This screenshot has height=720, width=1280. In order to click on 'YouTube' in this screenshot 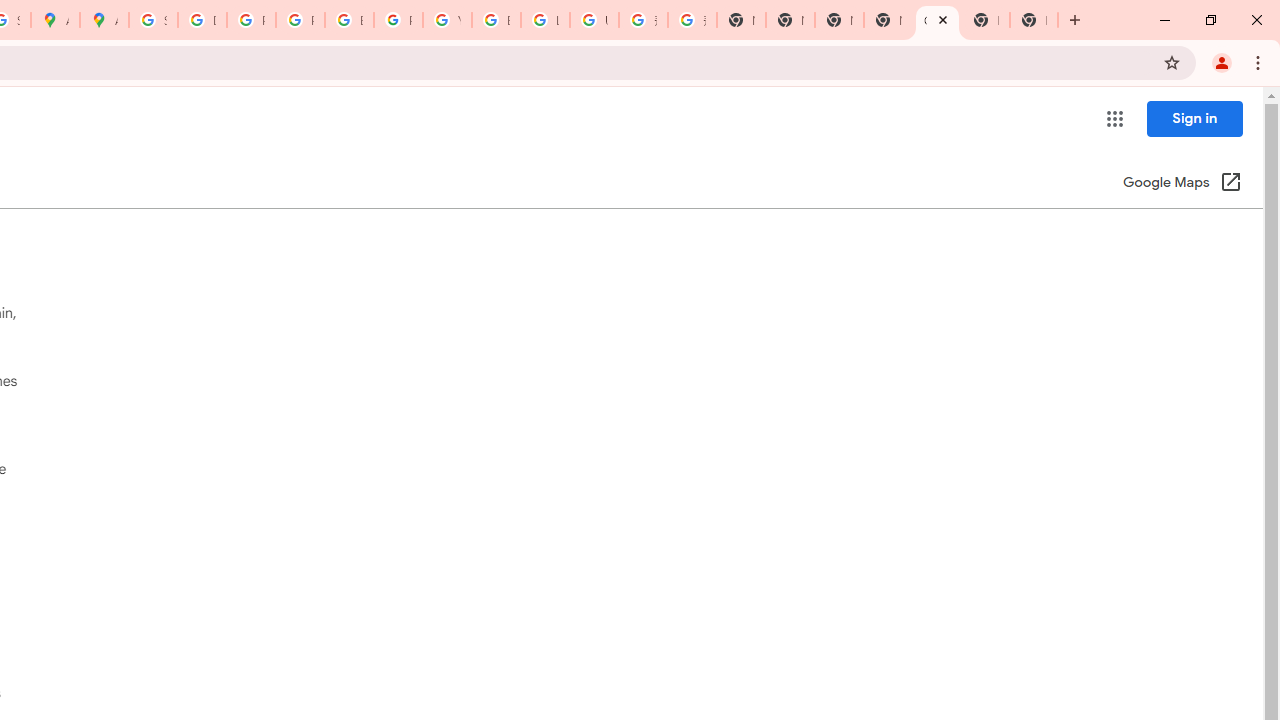, I will do `click(446, 20)`.